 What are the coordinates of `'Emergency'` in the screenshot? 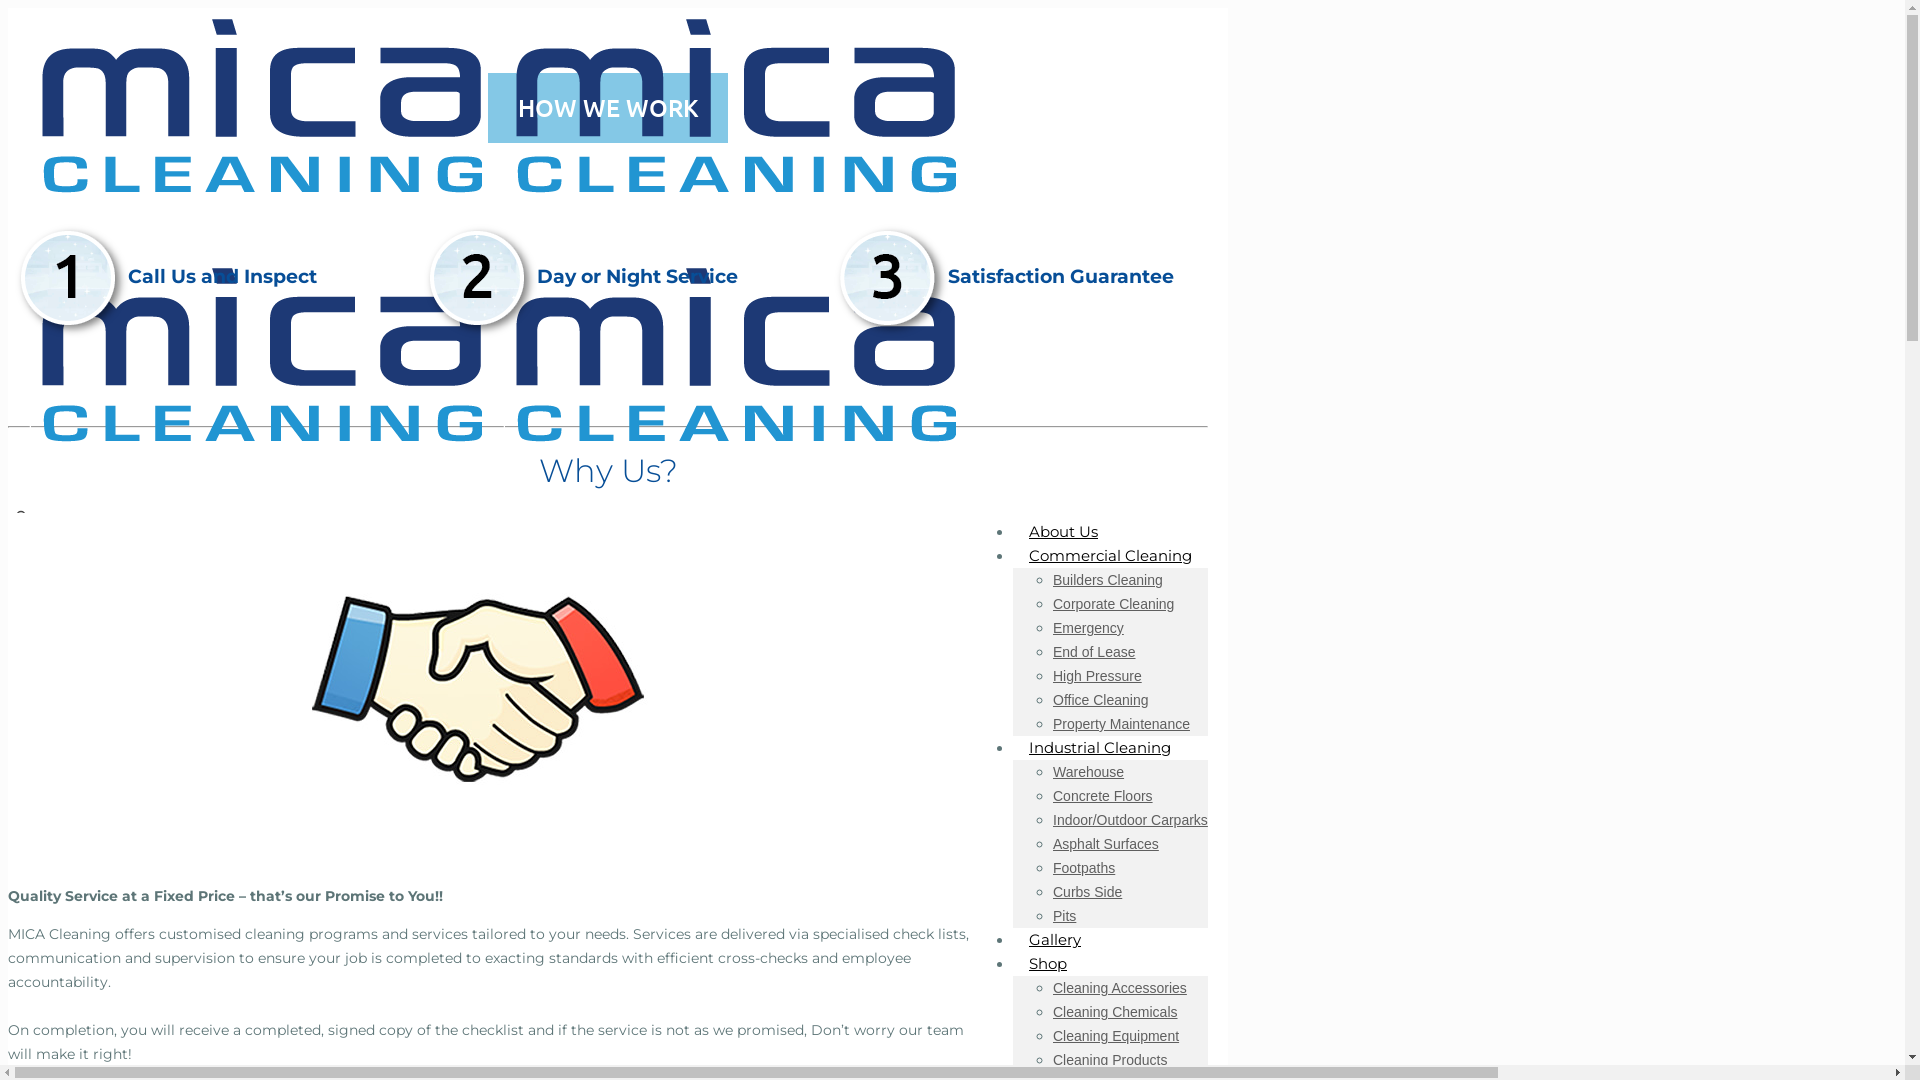 It's located at (1087, 627).